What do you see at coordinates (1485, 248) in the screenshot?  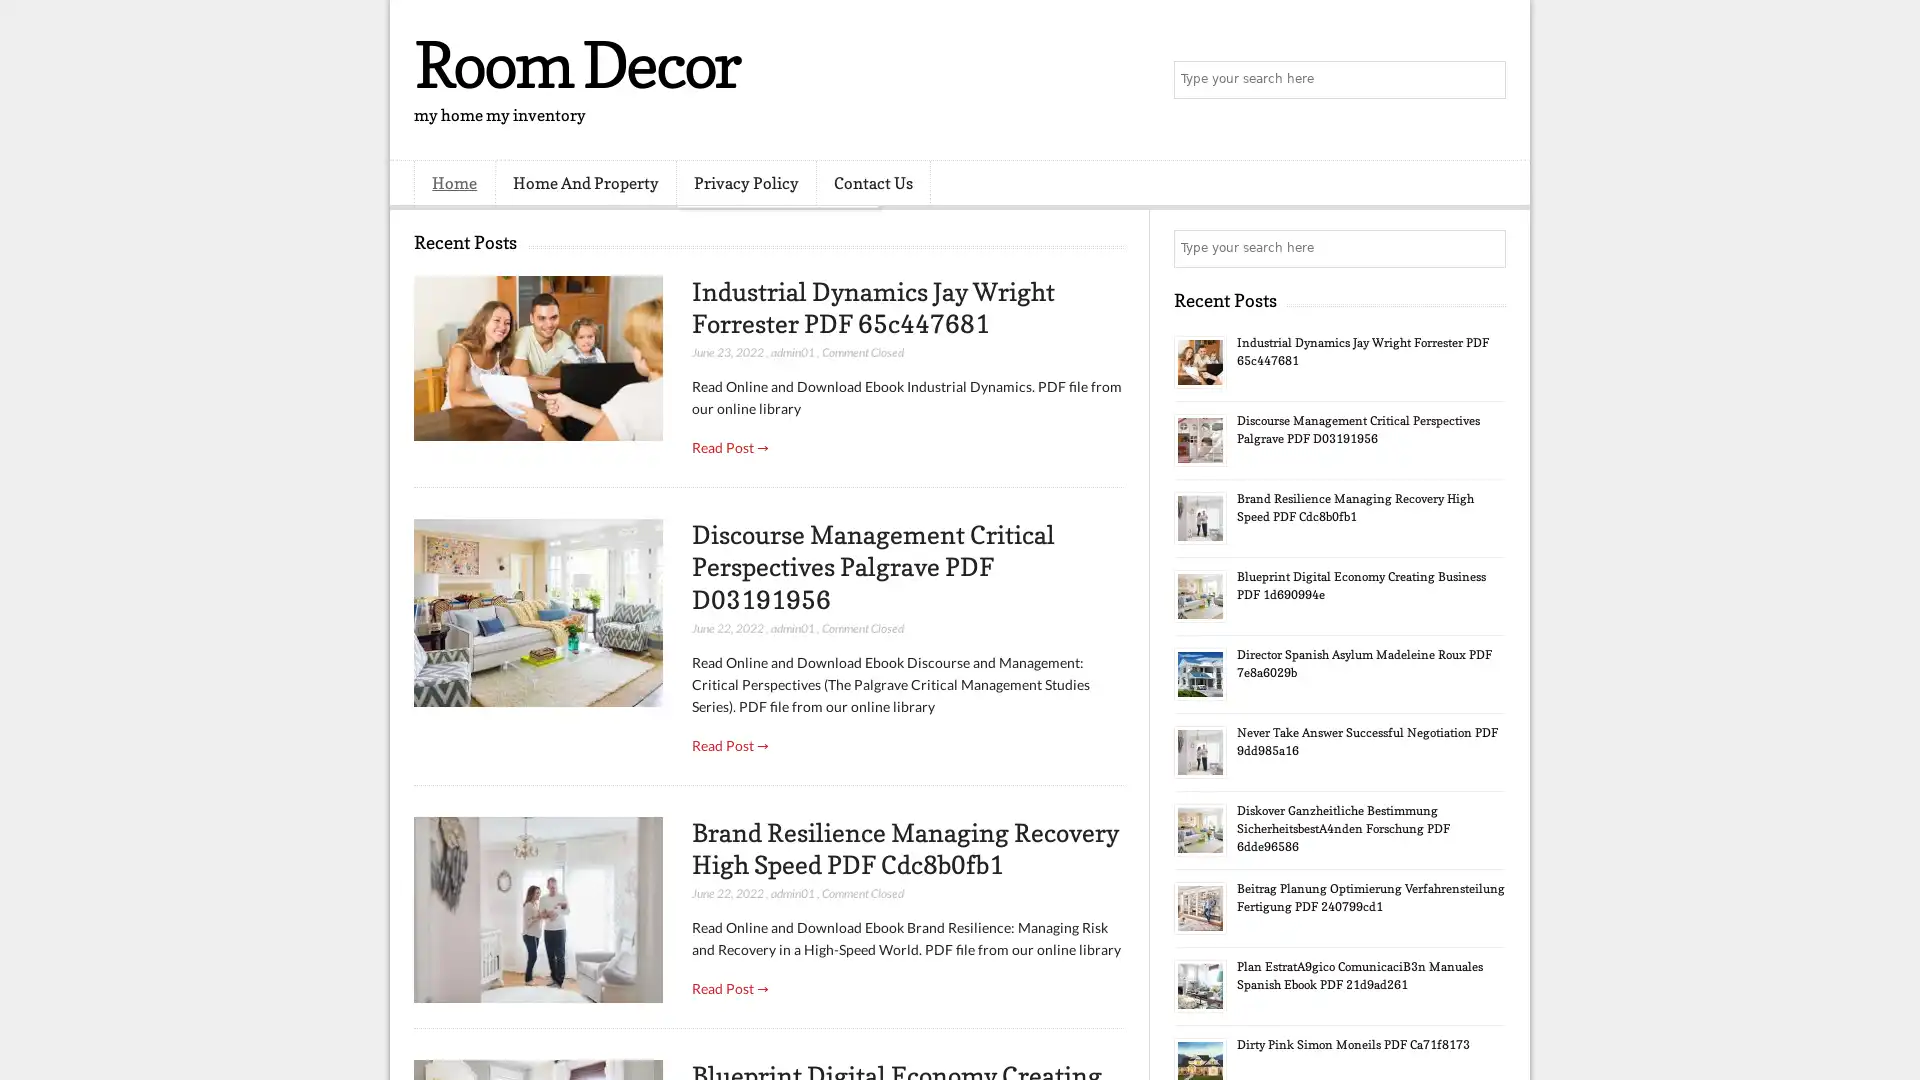 I see `Search` at bounding box center [1485, 248].